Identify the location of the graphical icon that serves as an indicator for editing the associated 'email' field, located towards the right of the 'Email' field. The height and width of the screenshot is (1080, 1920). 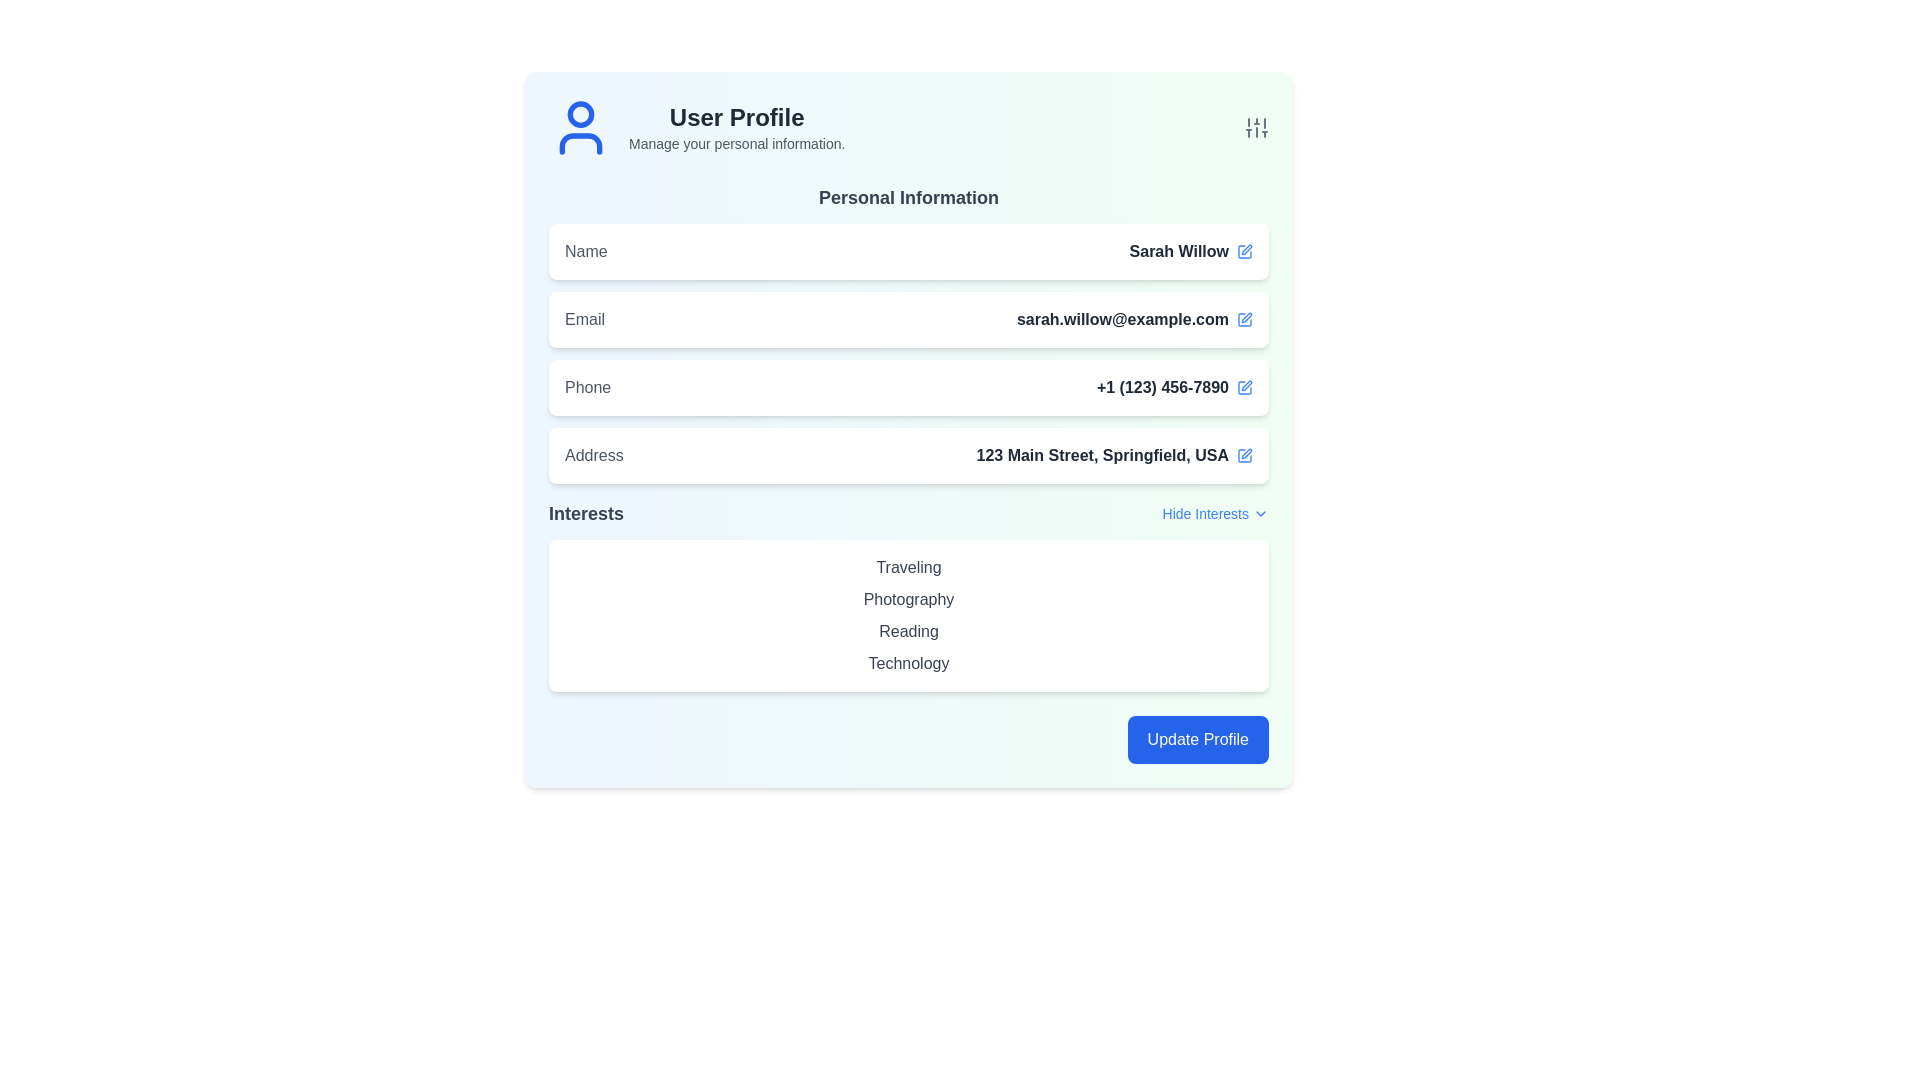
(1246, 316).